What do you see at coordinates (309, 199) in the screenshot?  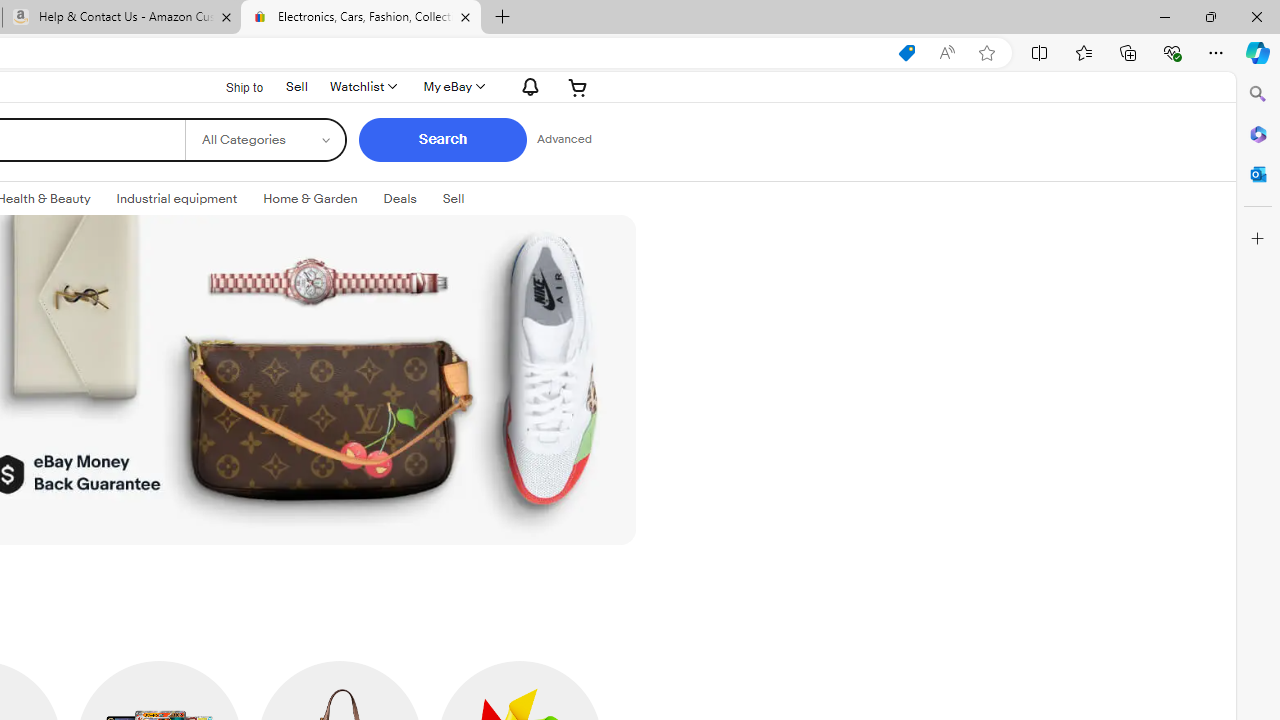 I see `'Home & GardenExpand: Home & Garden'` at bounding box center [309, 199].